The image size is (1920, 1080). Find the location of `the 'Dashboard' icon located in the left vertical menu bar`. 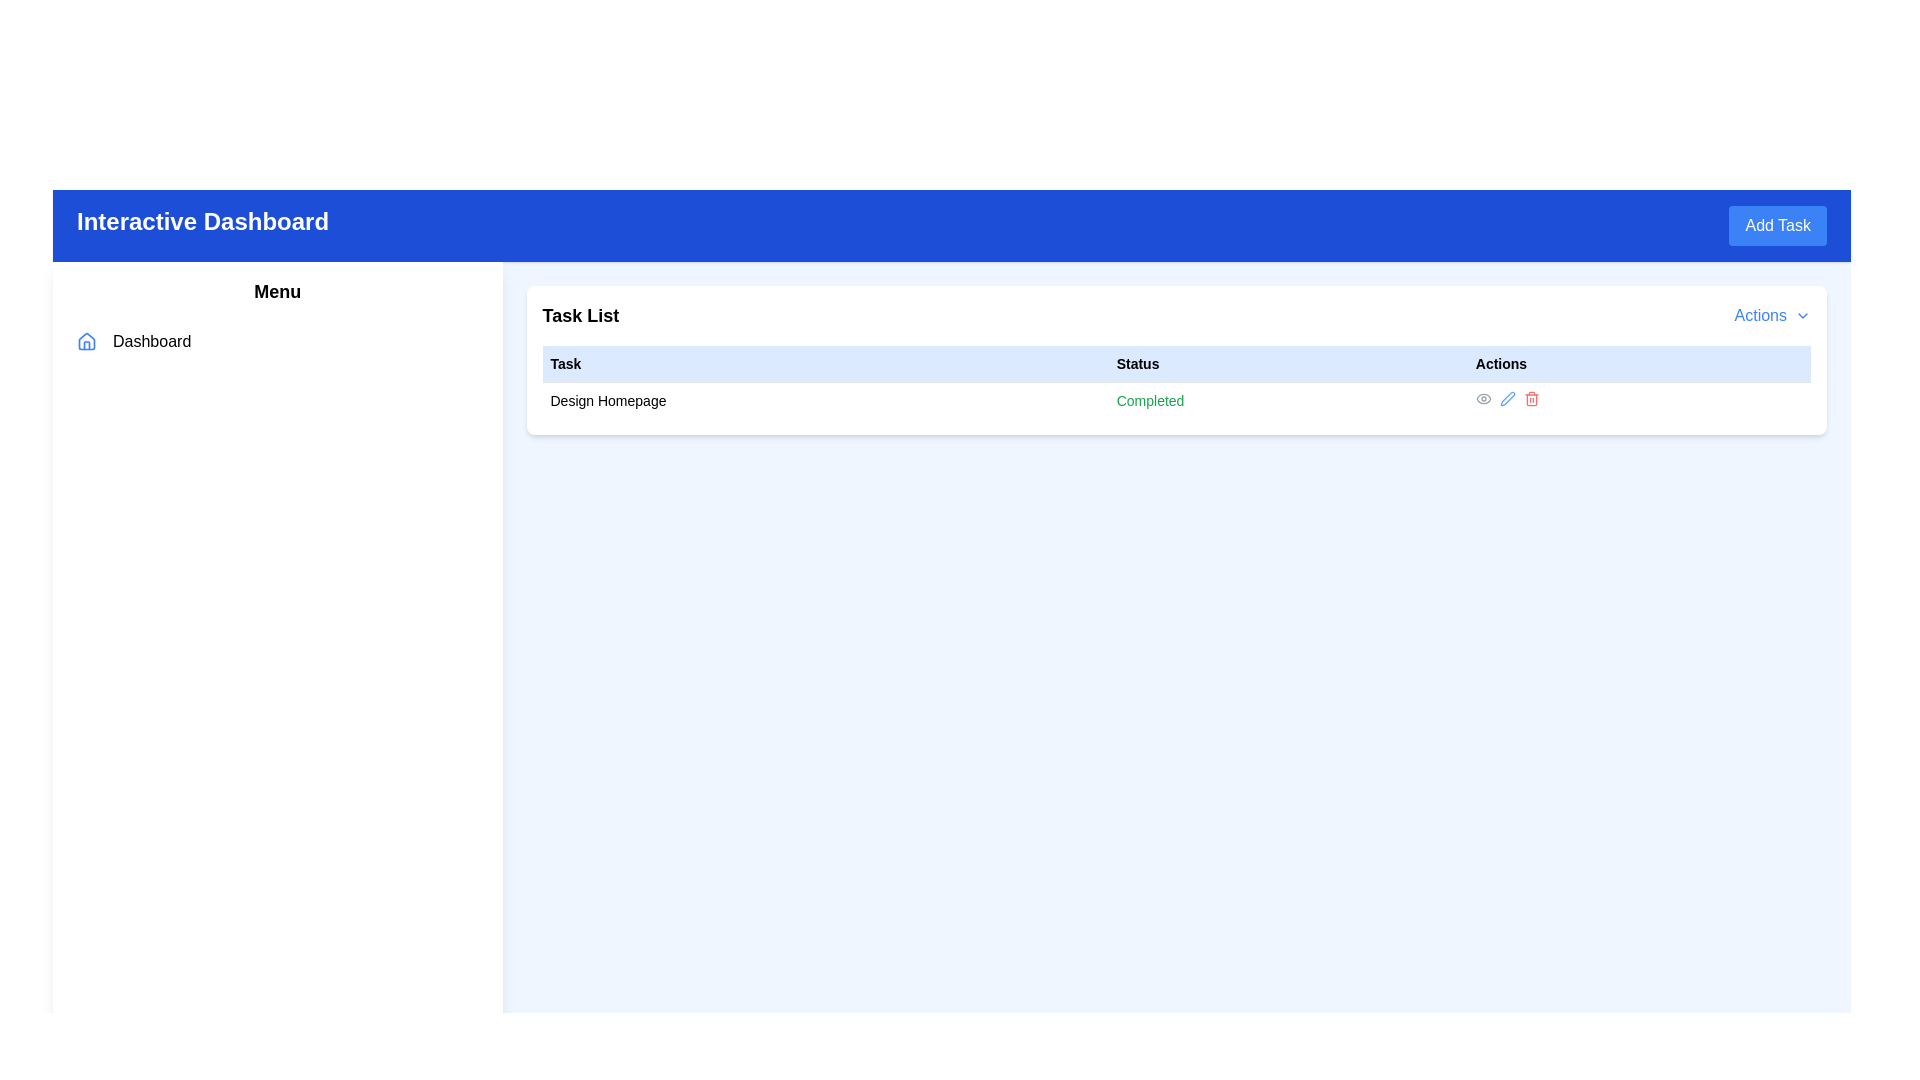

the 'Dashboard' icon located in the left vertical menu bar is located at coordinates (85, 341).